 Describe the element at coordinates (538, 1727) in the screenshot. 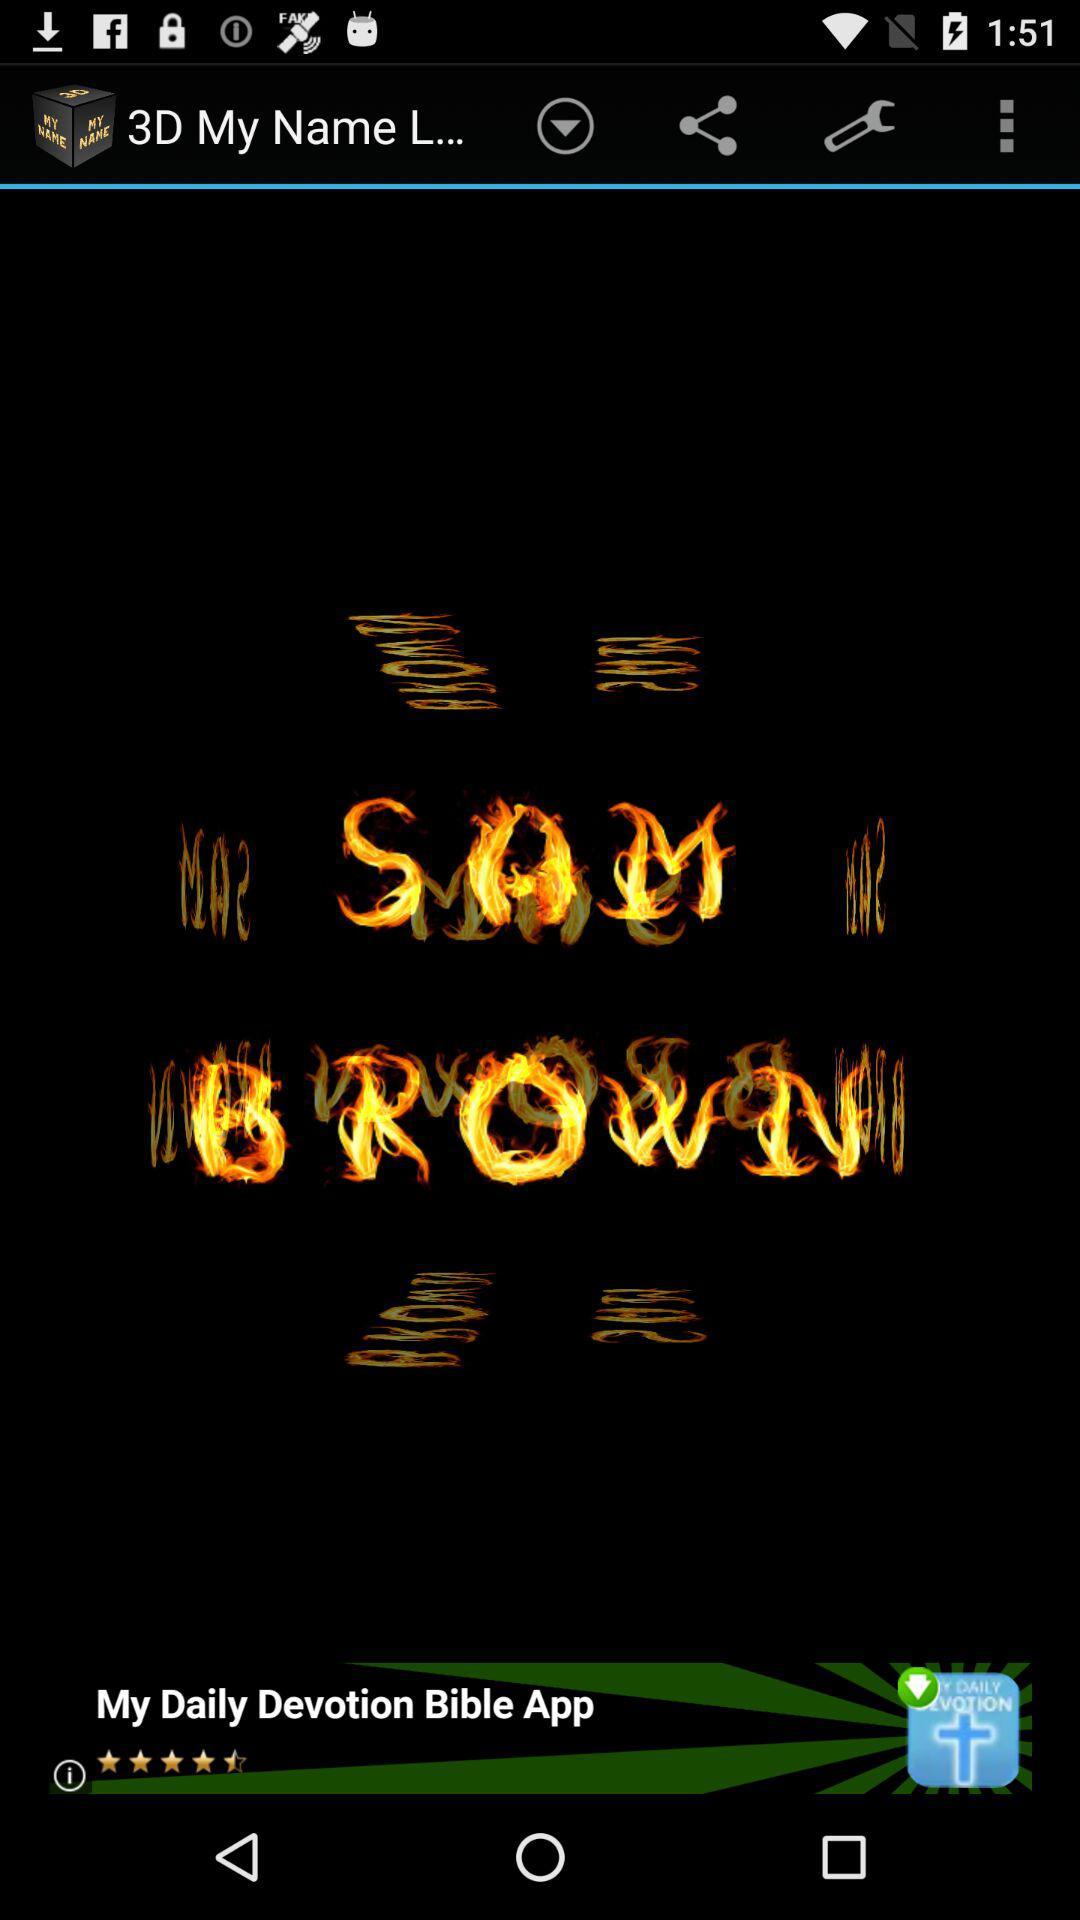

I see `advertisement` at that location.